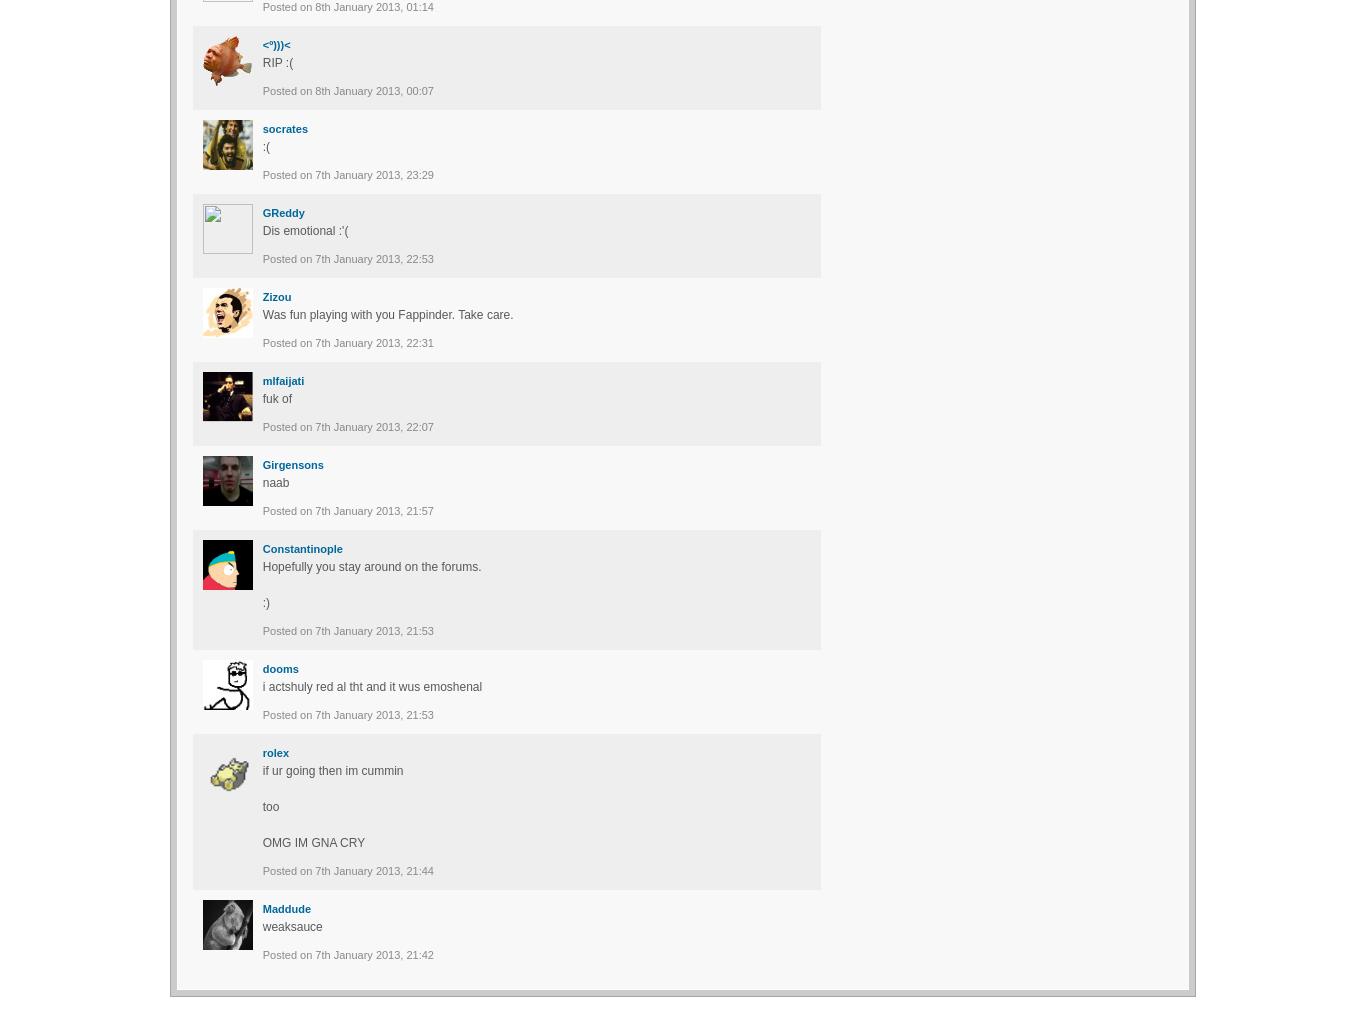  What do you see at coordinates (261, 463) in the screenshot?
I see `'Girgensons'` at bounding box center [261, 463].